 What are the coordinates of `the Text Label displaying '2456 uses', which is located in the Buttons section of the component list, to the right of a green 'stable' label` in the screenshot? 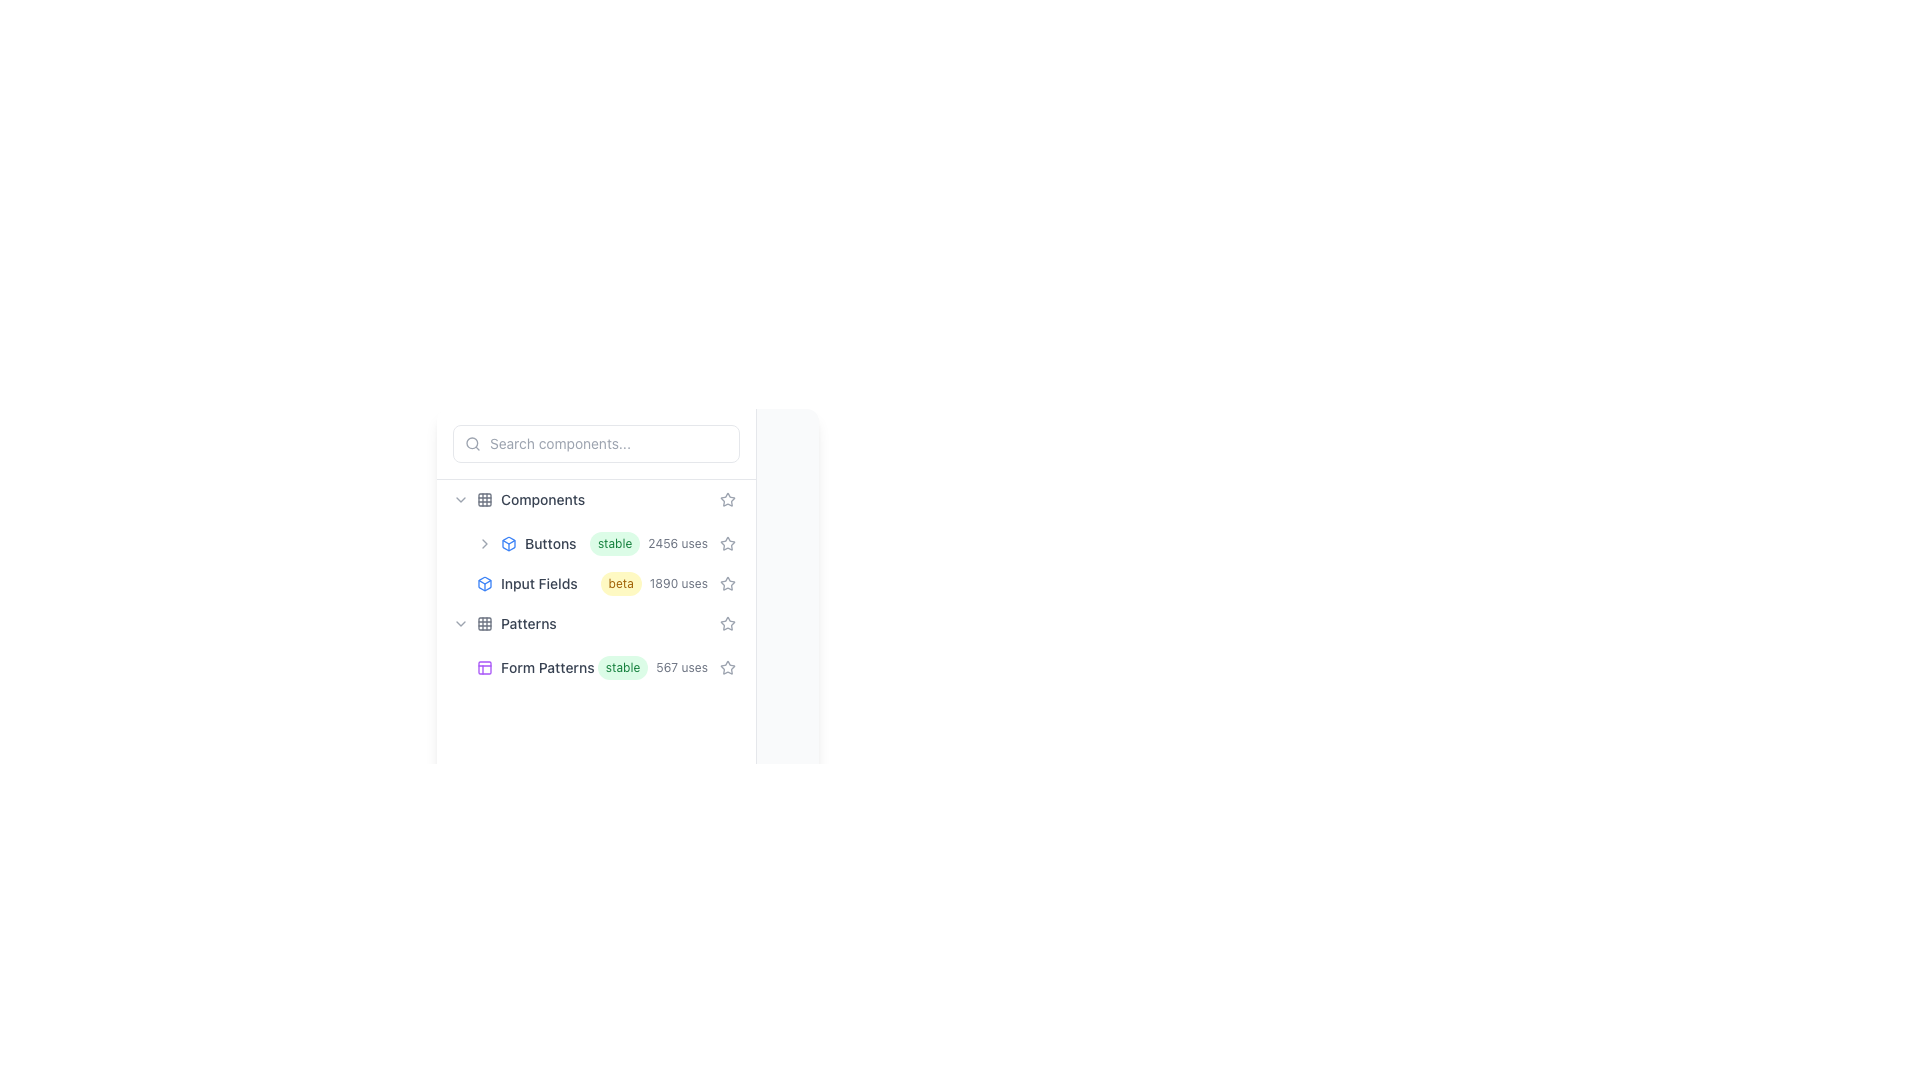 It's located at (678, 543).